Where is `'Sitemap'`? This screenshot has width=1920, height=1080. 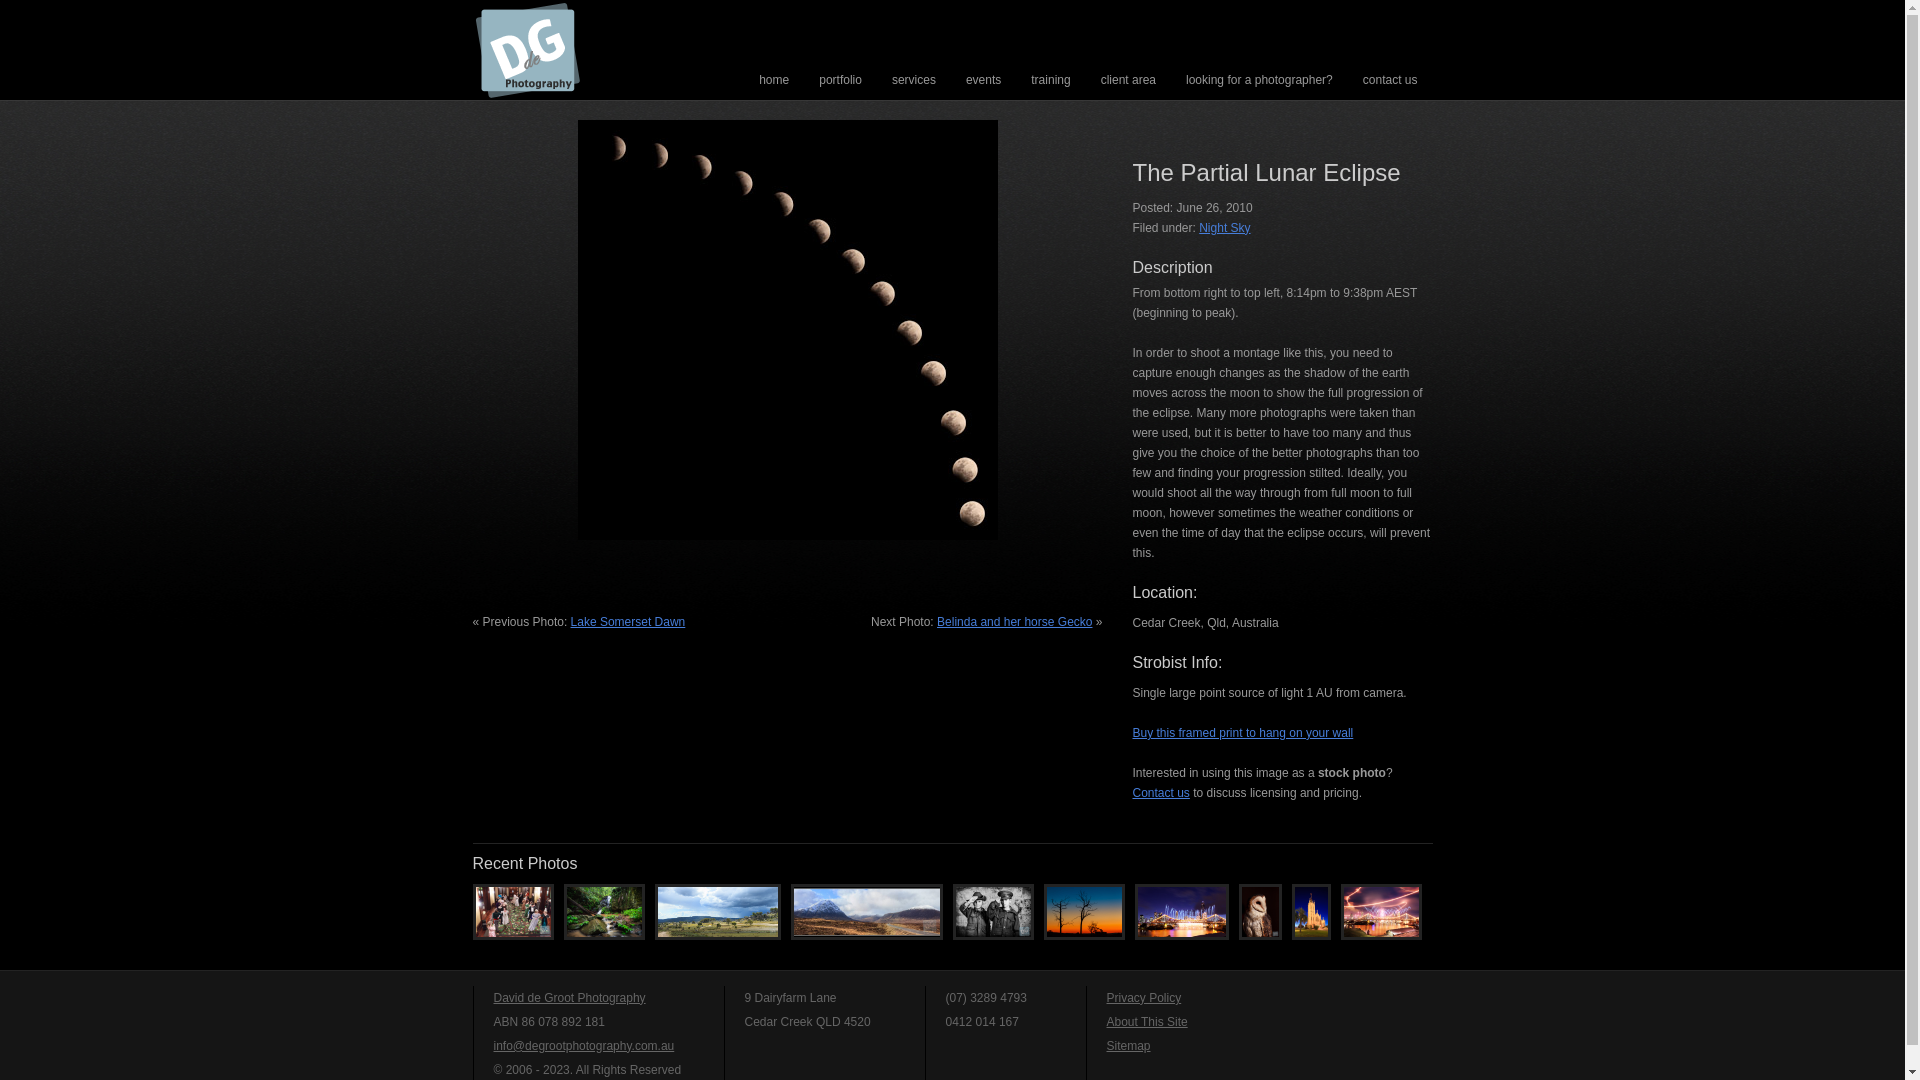
'Sitemap' is located at coordinates (1128, 1044).